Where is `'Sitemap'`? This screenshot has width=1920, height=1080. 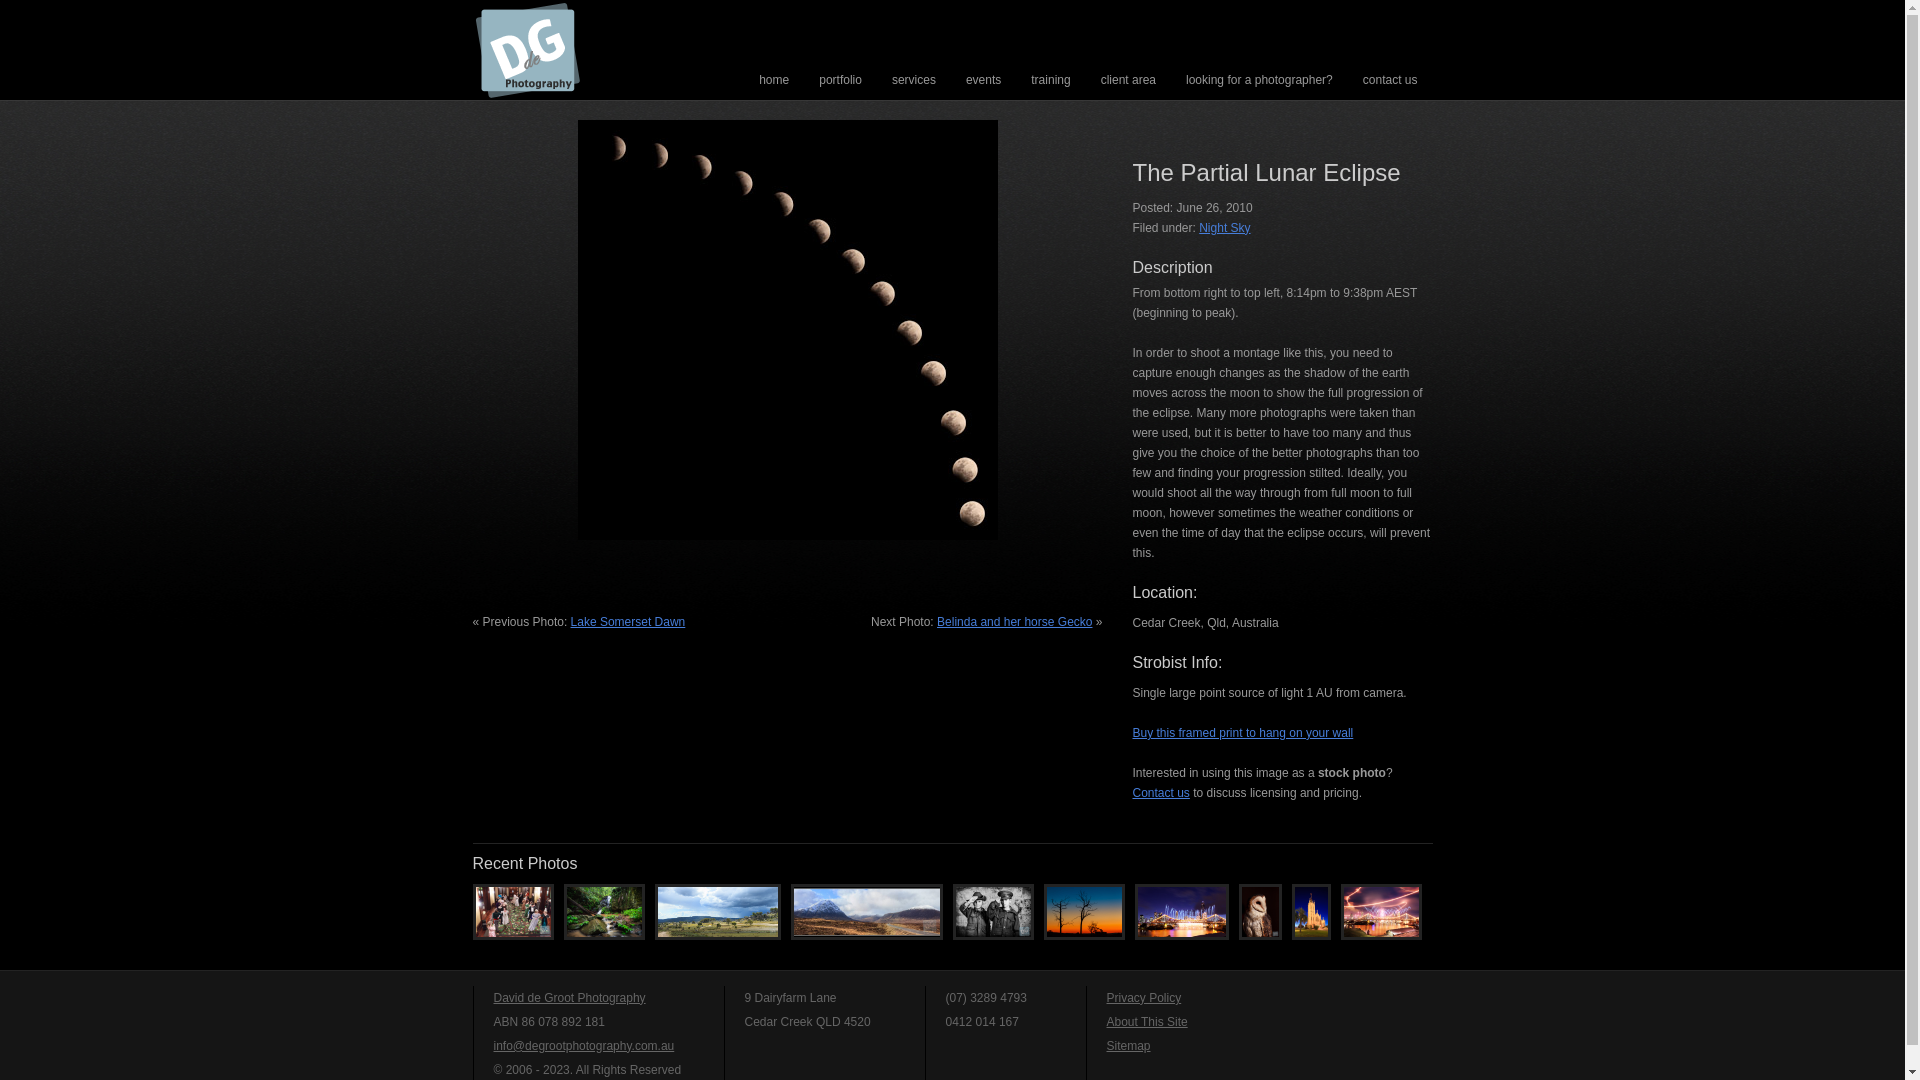
'Sitemap' is located at coordinates (1128, 1044).